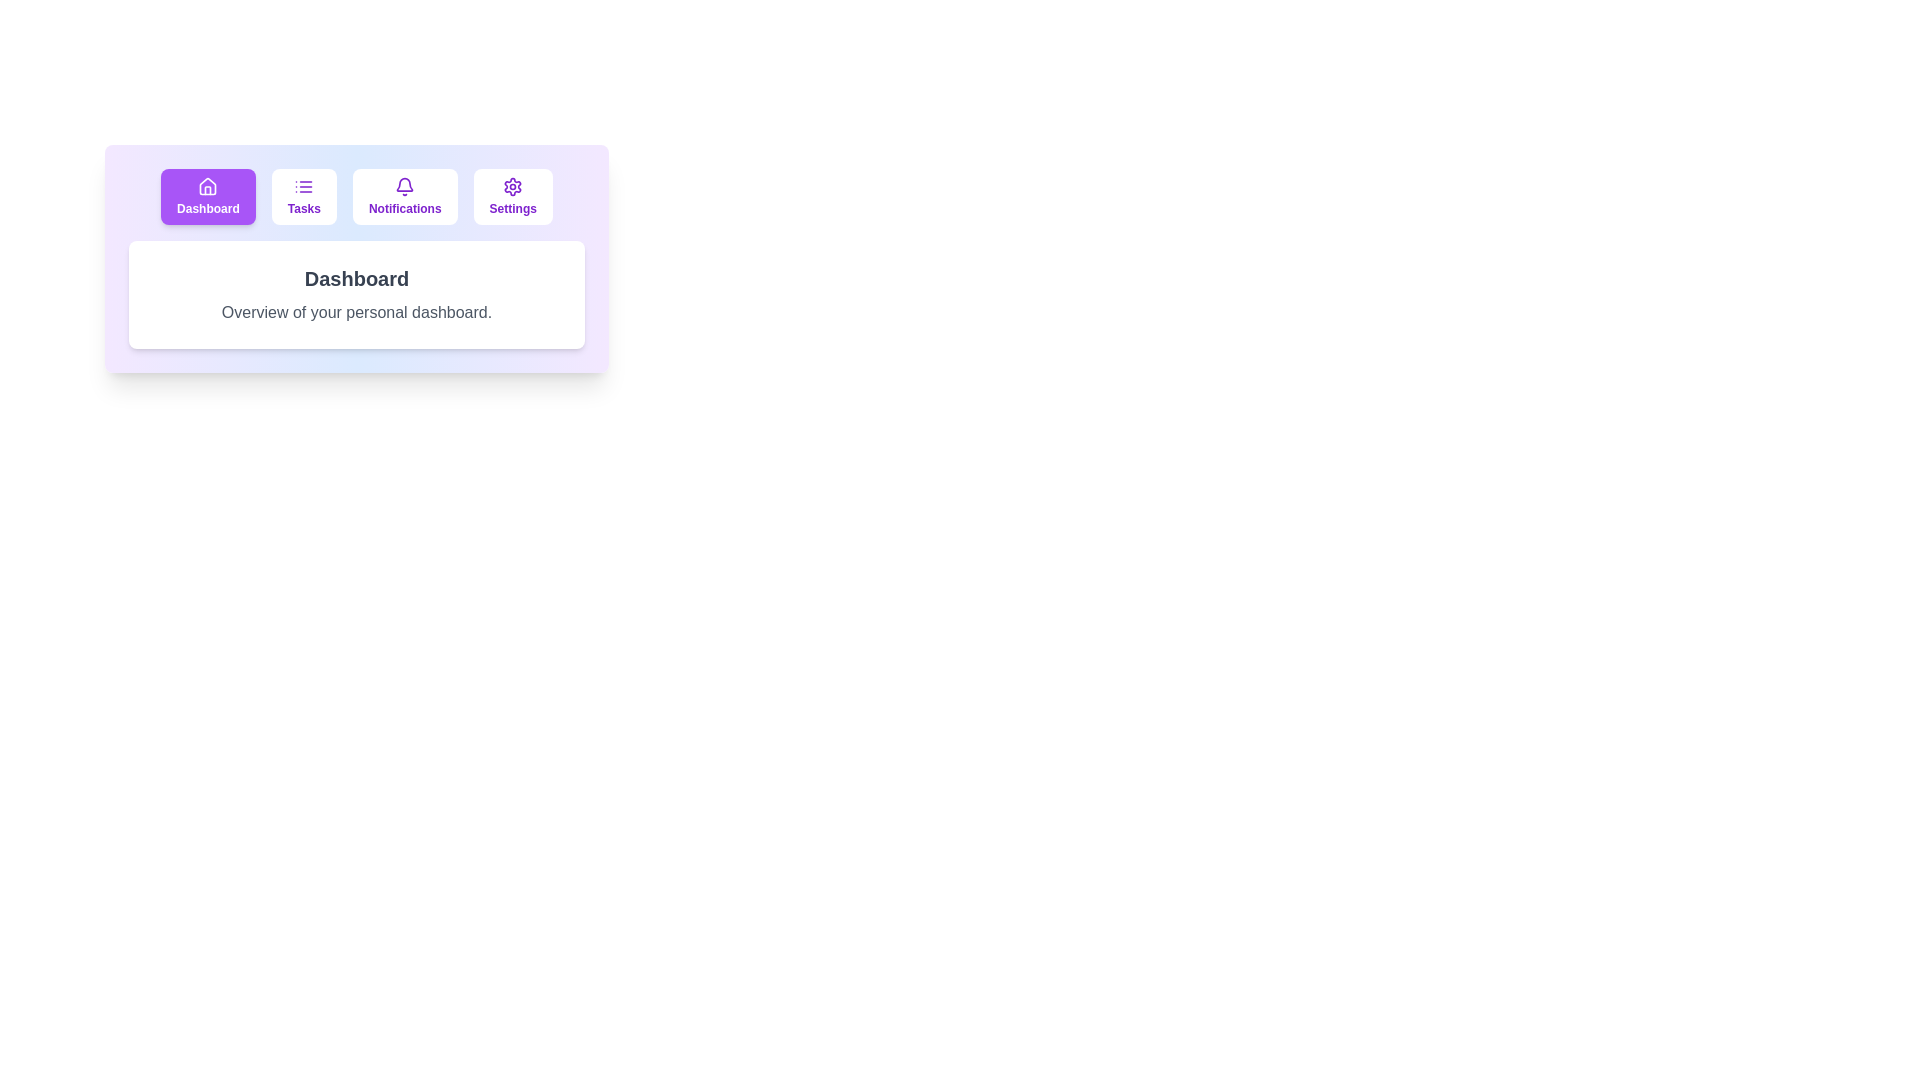  I want to click on the tab labeled Dashboard, so click(207, 196).